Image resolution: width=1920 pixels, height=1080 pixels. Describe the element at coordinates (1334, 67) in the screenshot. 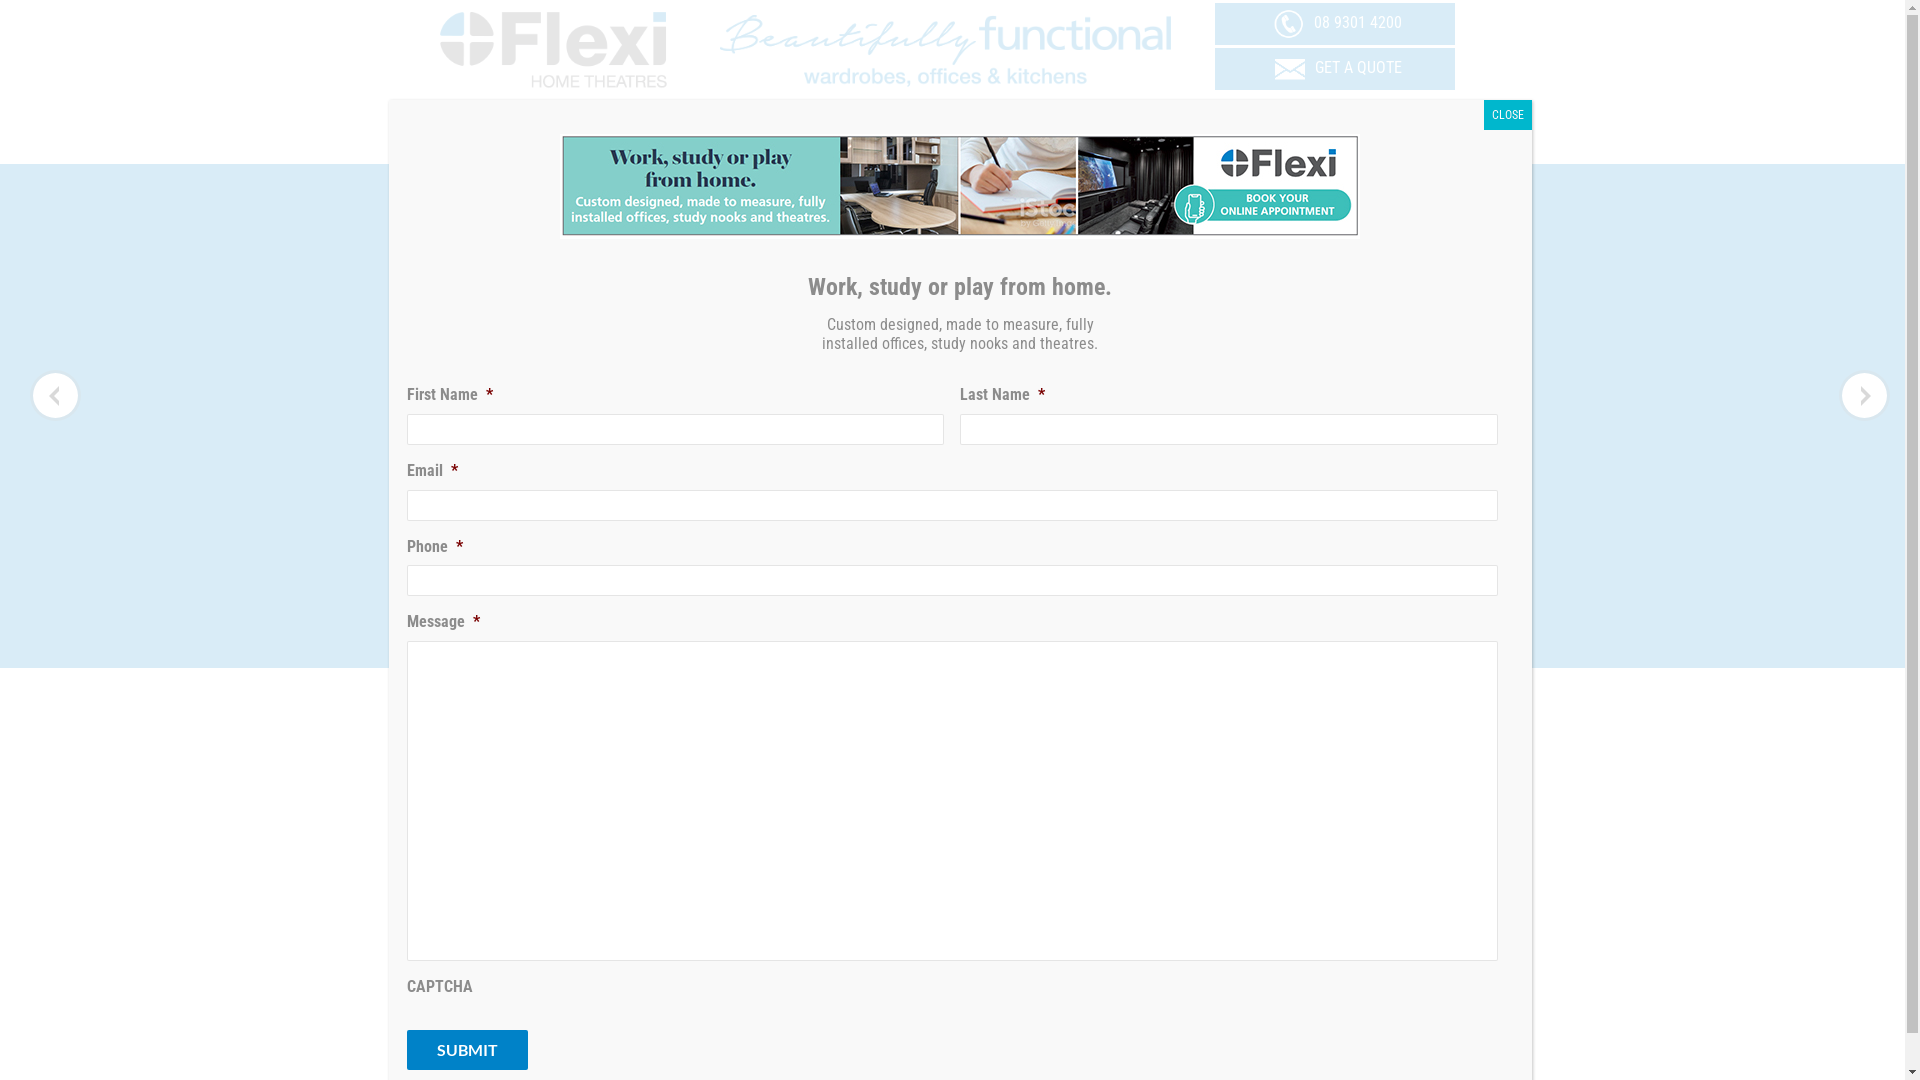

I see `'GET A QUOTE'` at that location.